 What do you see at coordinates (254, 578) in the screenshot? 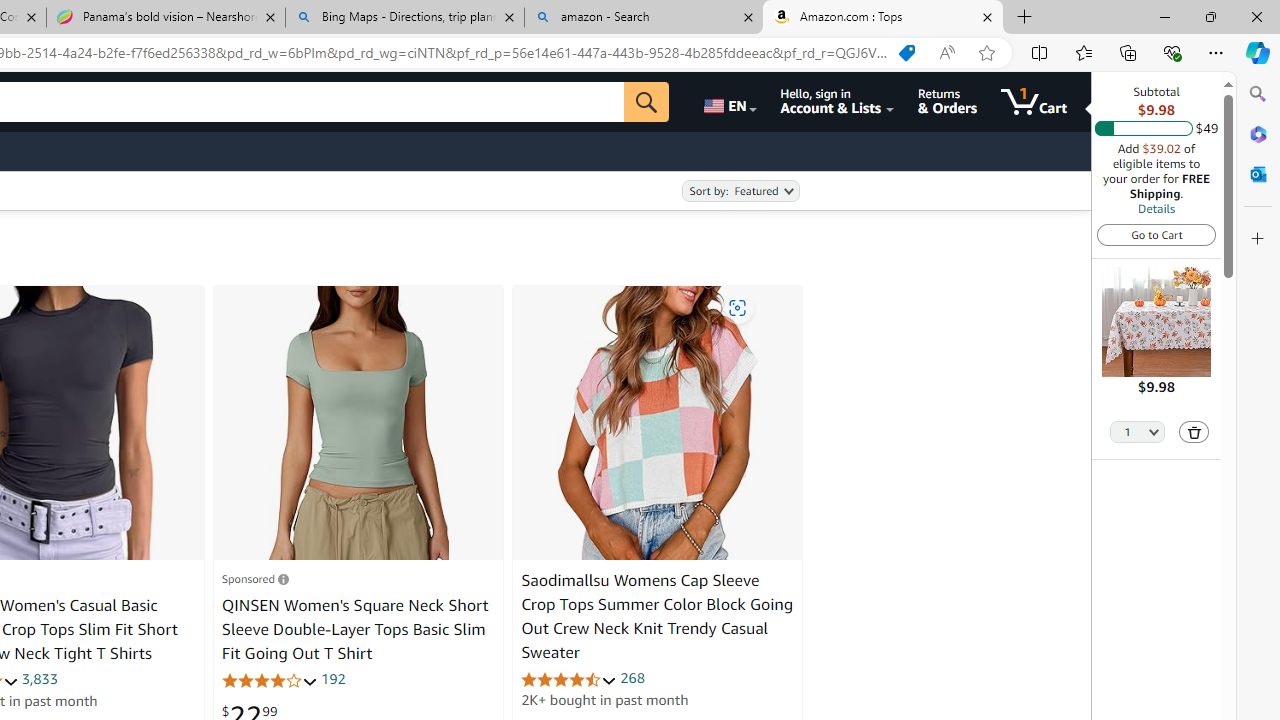
I see `'View Sponsored information or leave ad feedback'` at bounding box center [254, 578].